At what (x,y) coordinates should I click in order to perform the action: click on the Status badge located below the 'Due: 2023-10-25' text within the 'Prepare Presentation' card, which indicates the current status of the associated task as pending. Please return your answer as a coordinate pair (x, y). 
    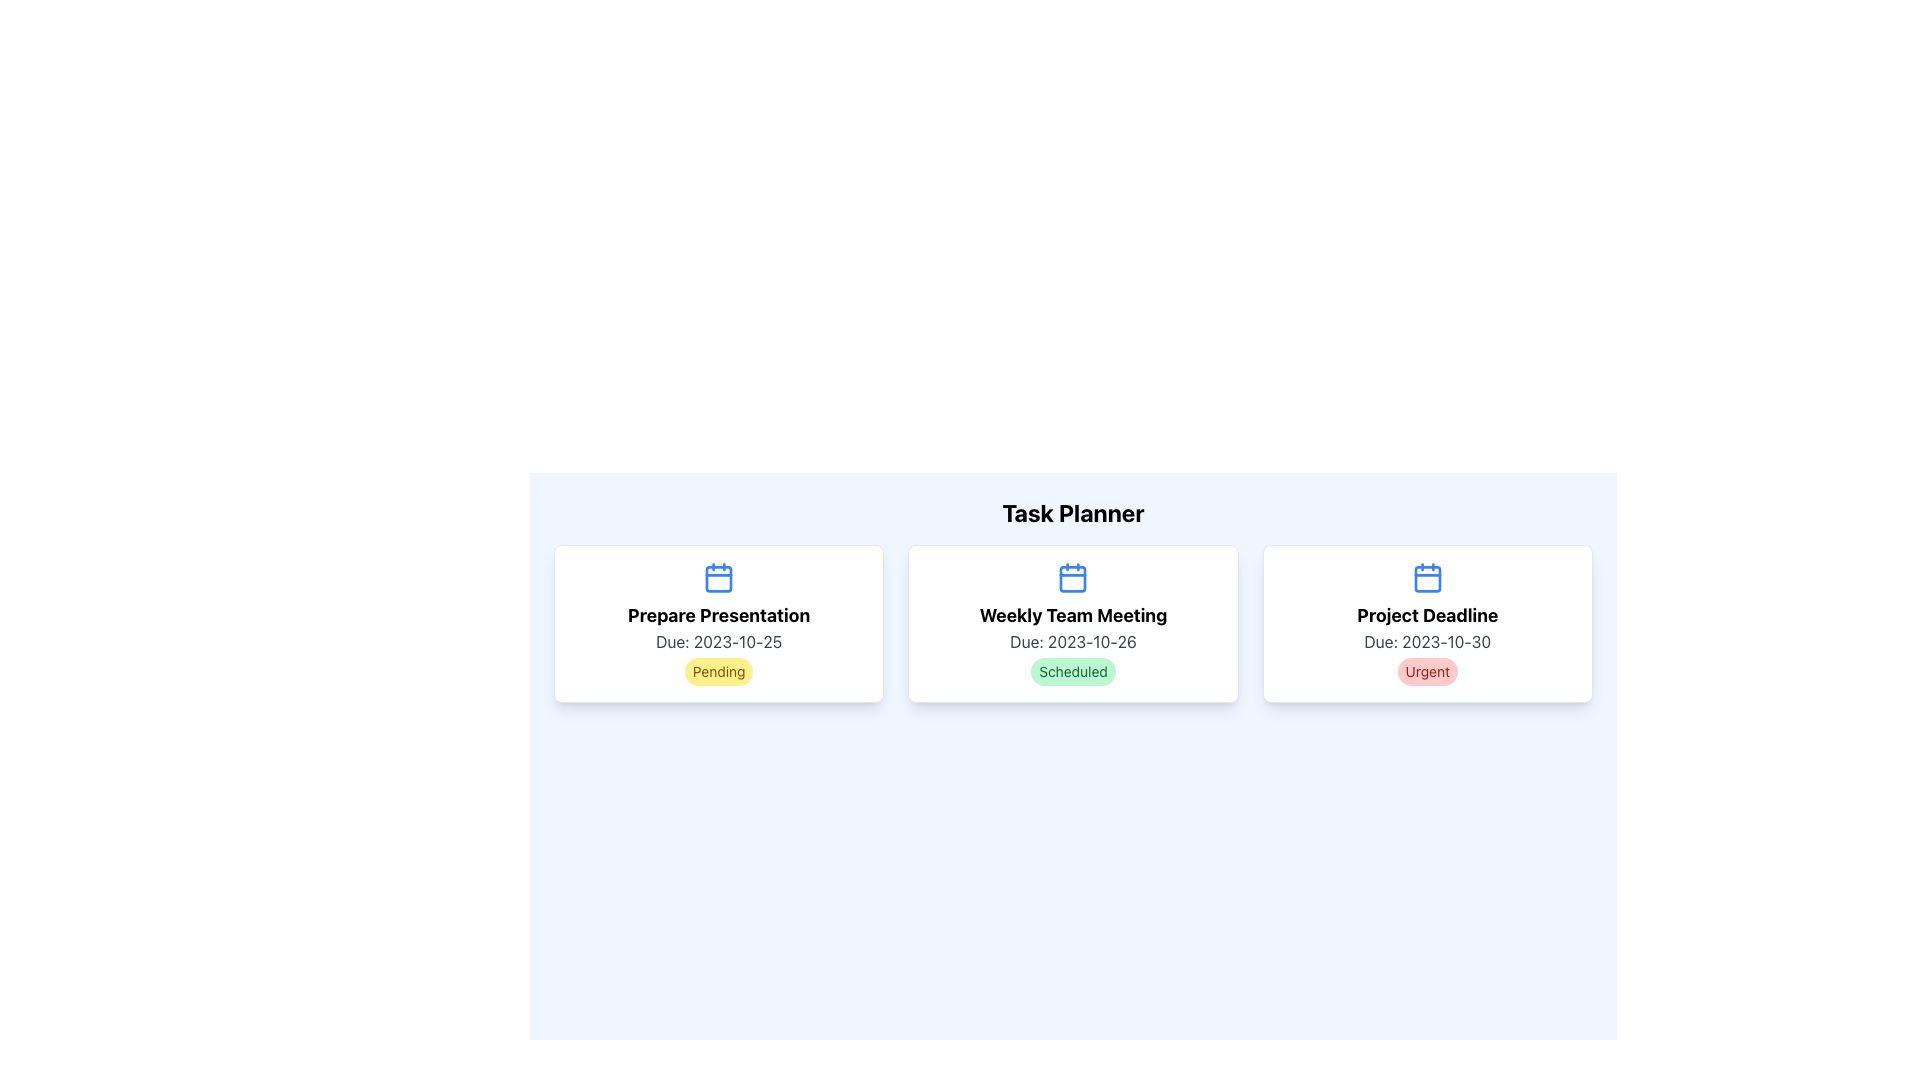
    Looking at the image, I should click on (719, 671).